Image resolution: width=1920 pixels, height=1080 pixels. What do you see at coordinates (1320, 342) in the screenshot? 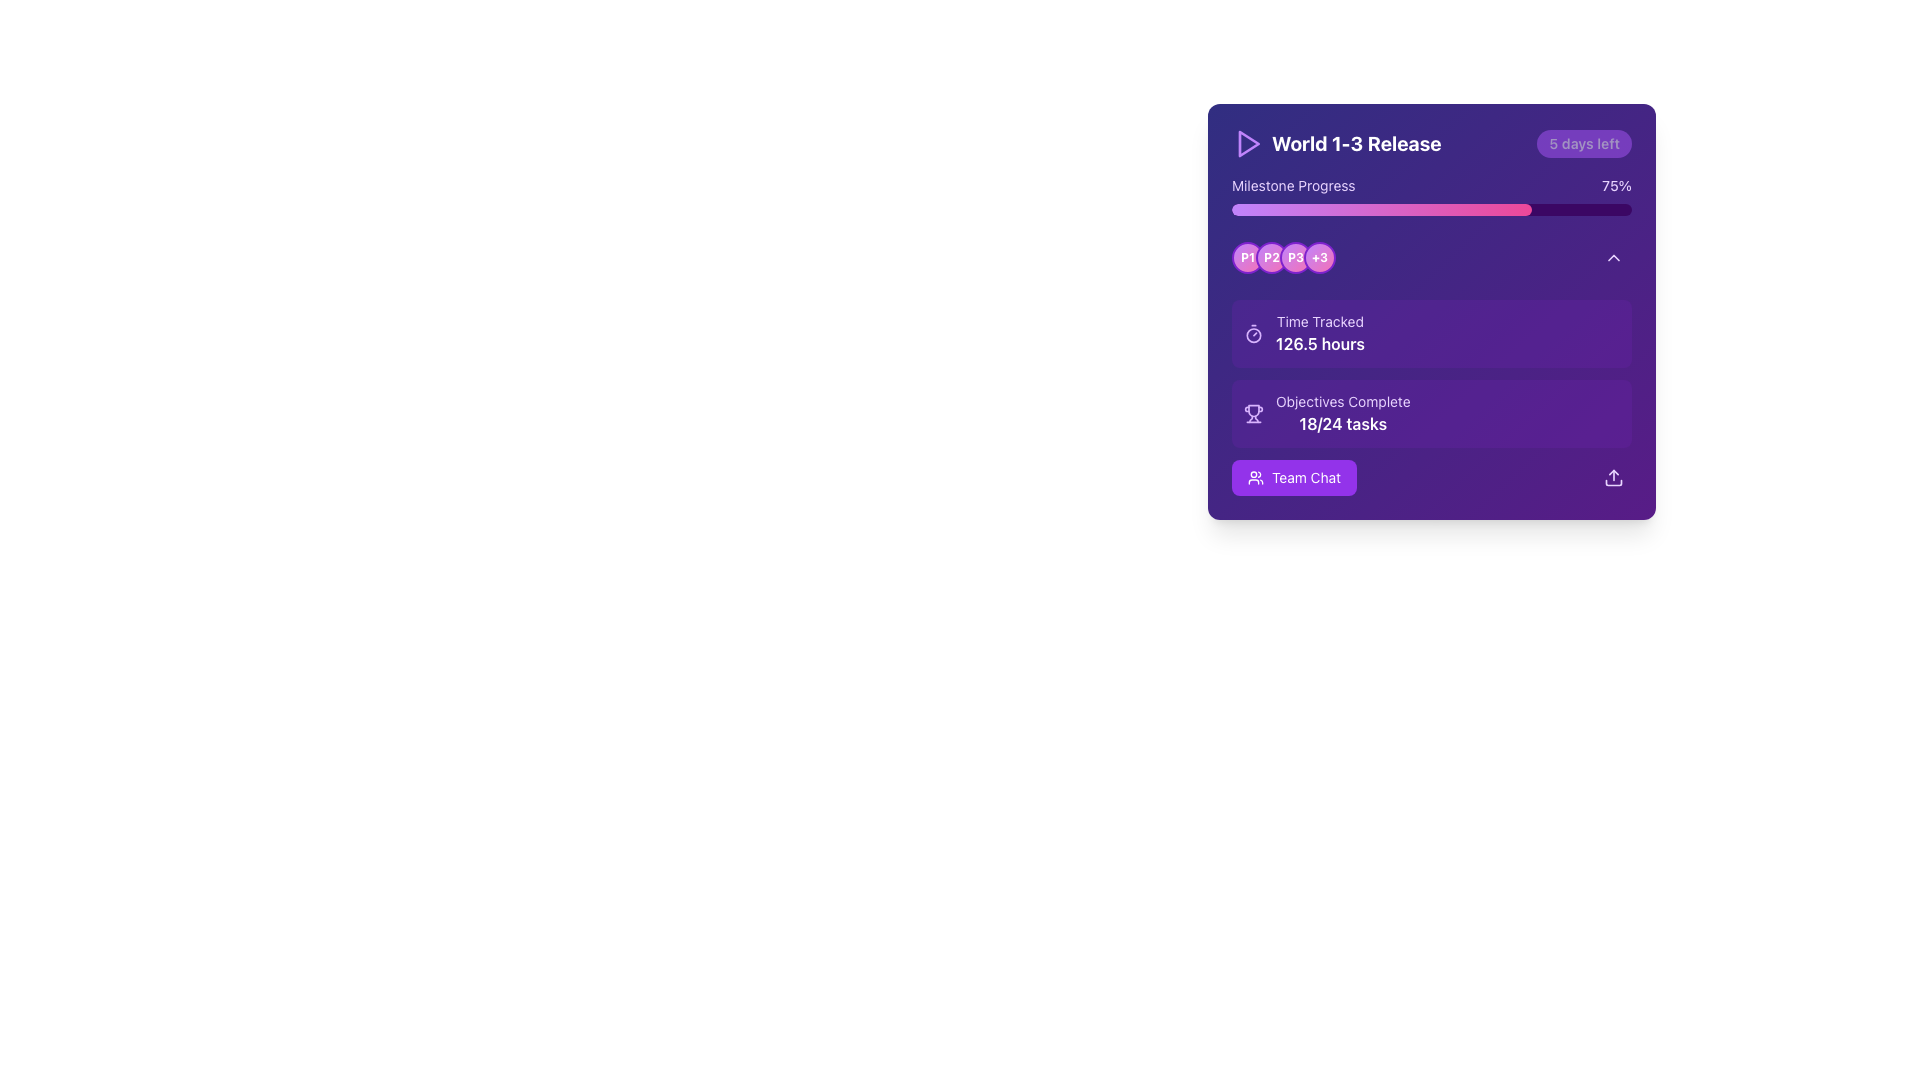
I see `the text label displaying '126.5 hours' in a bold white font, positioned within a deep purple card UI, located directly below the 'Time Tracked' label` at bounding box center [1320, 342].